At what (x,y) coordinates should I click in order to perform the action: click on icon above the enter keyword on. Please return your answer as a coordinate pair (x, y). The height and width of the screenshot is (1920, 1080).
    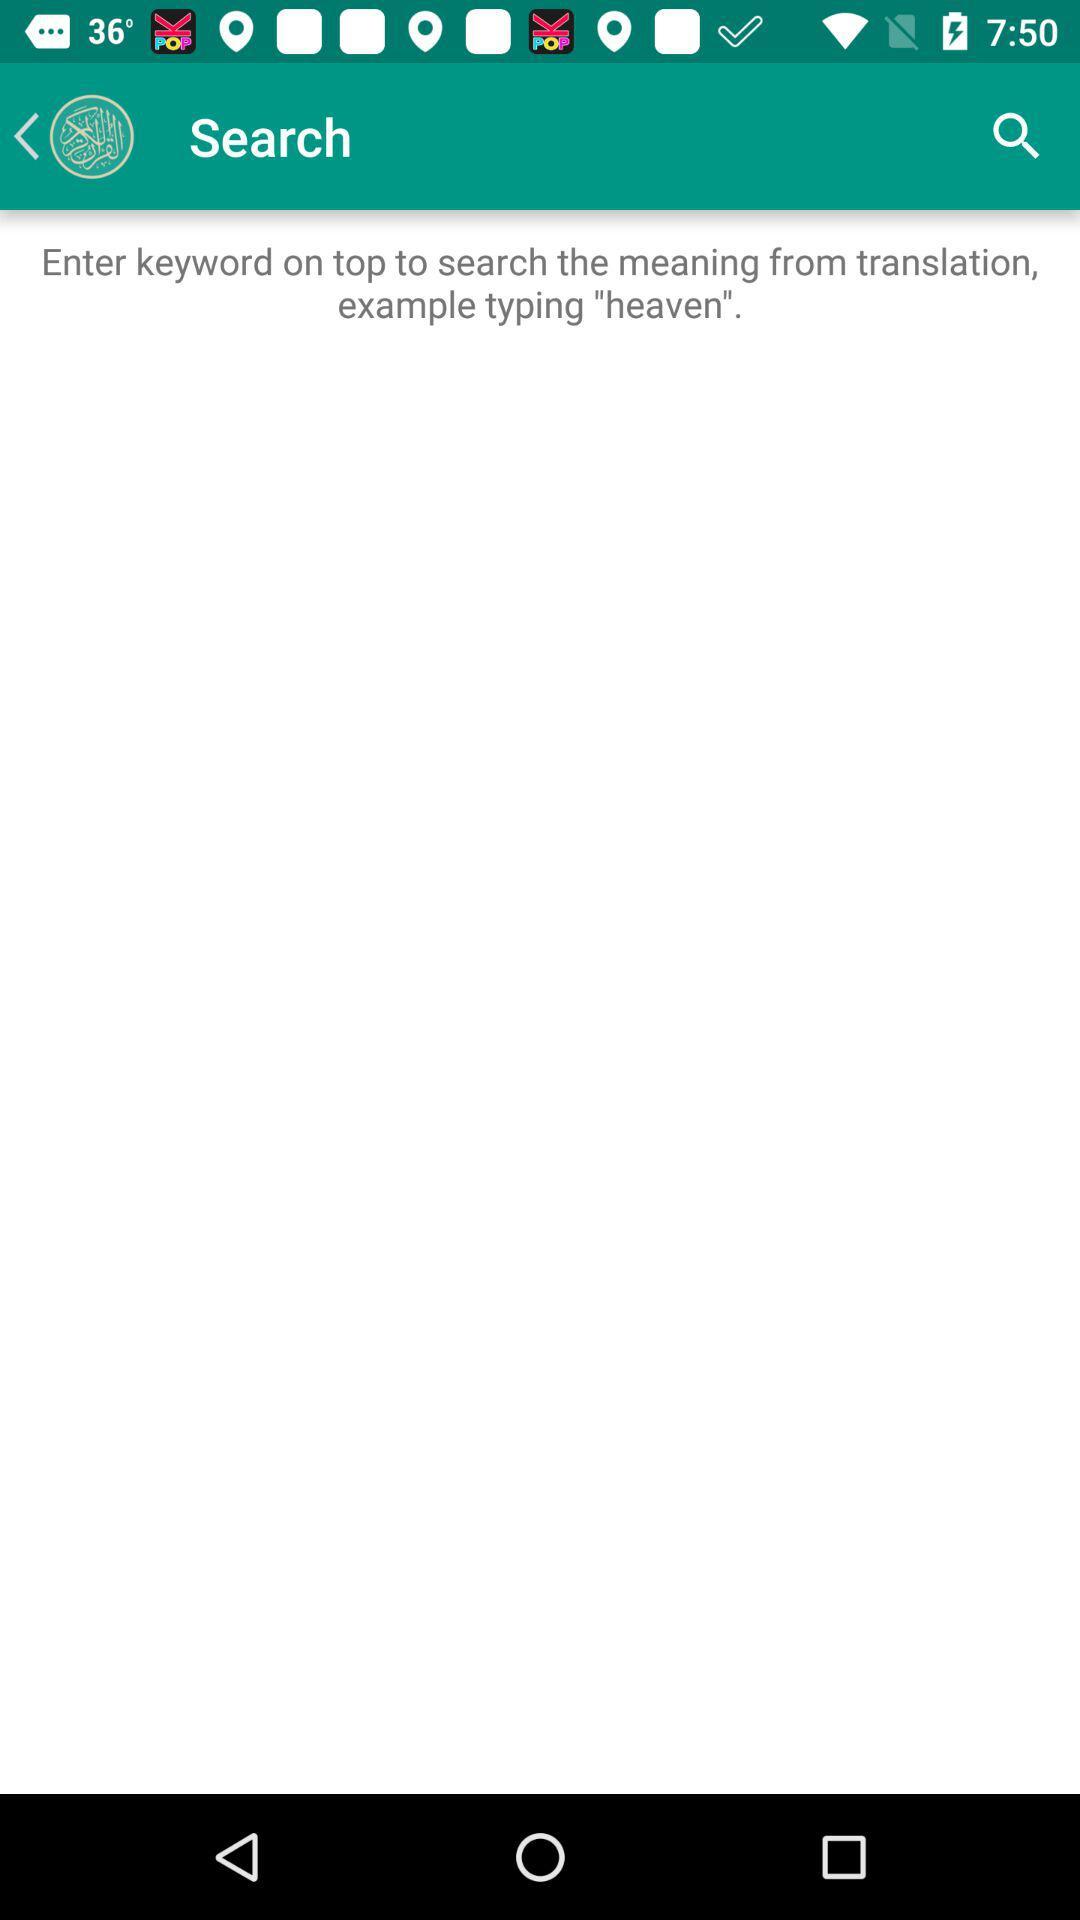
    Looking at the image, I should click on (72, 135).